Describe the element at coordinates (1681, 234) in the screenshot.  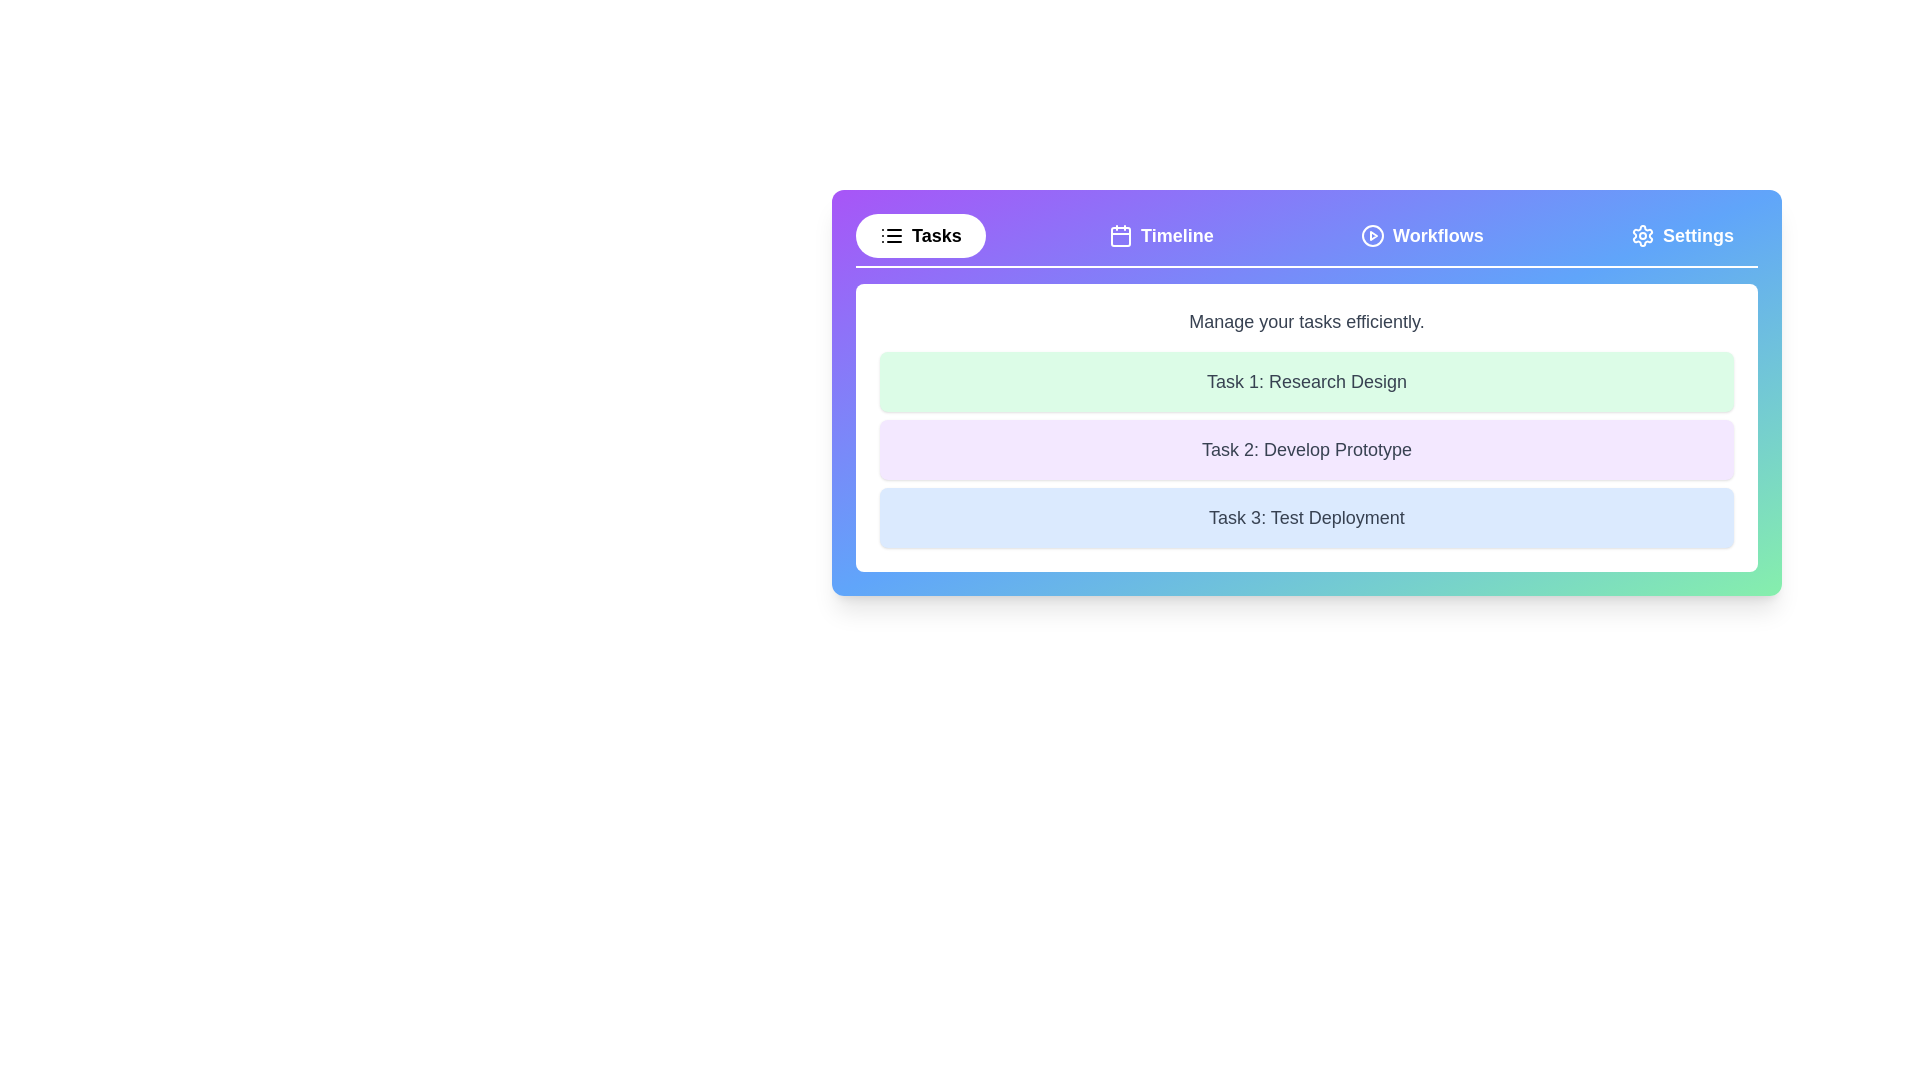
I see `the button labeled Settings to observe its hover effect` at that location.